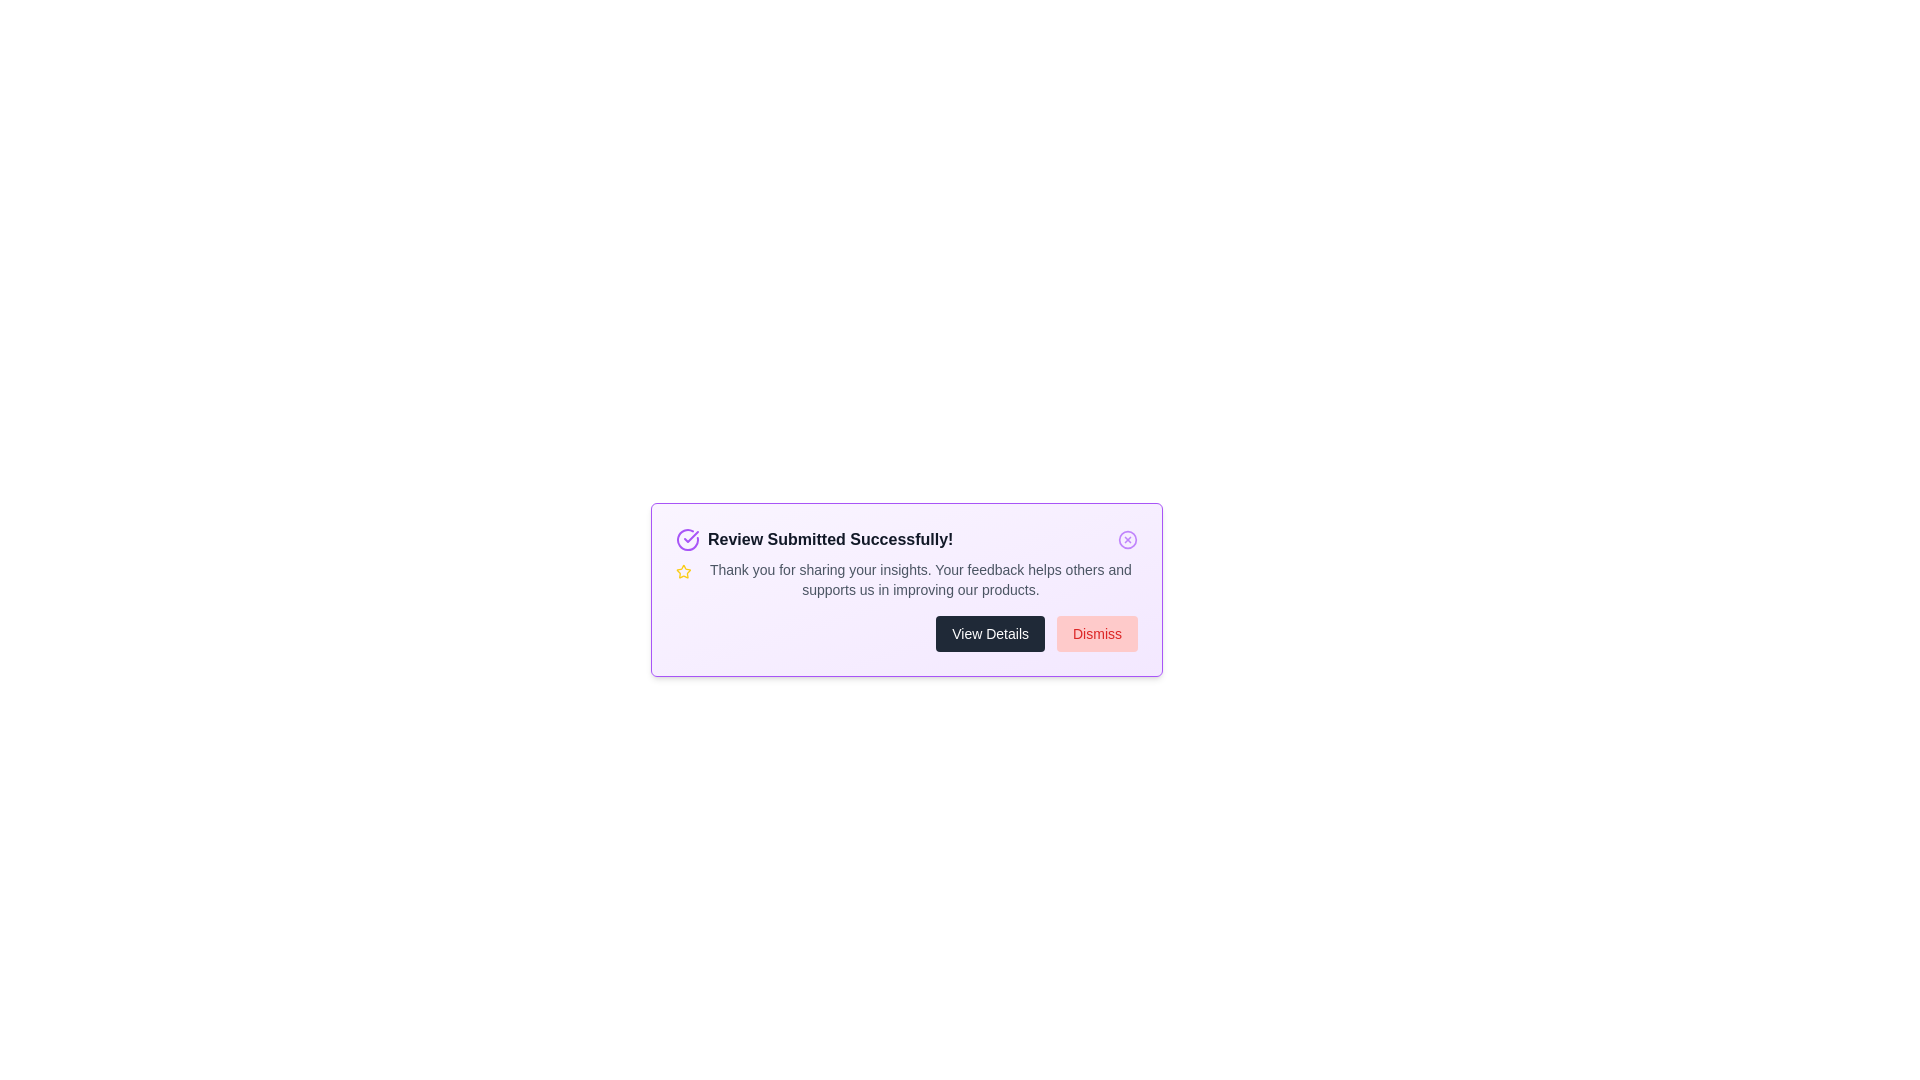 The width and height of the screenshot is (1920, 1080). I want to click on the close button to dismiss the alert, so click(1128, 540).